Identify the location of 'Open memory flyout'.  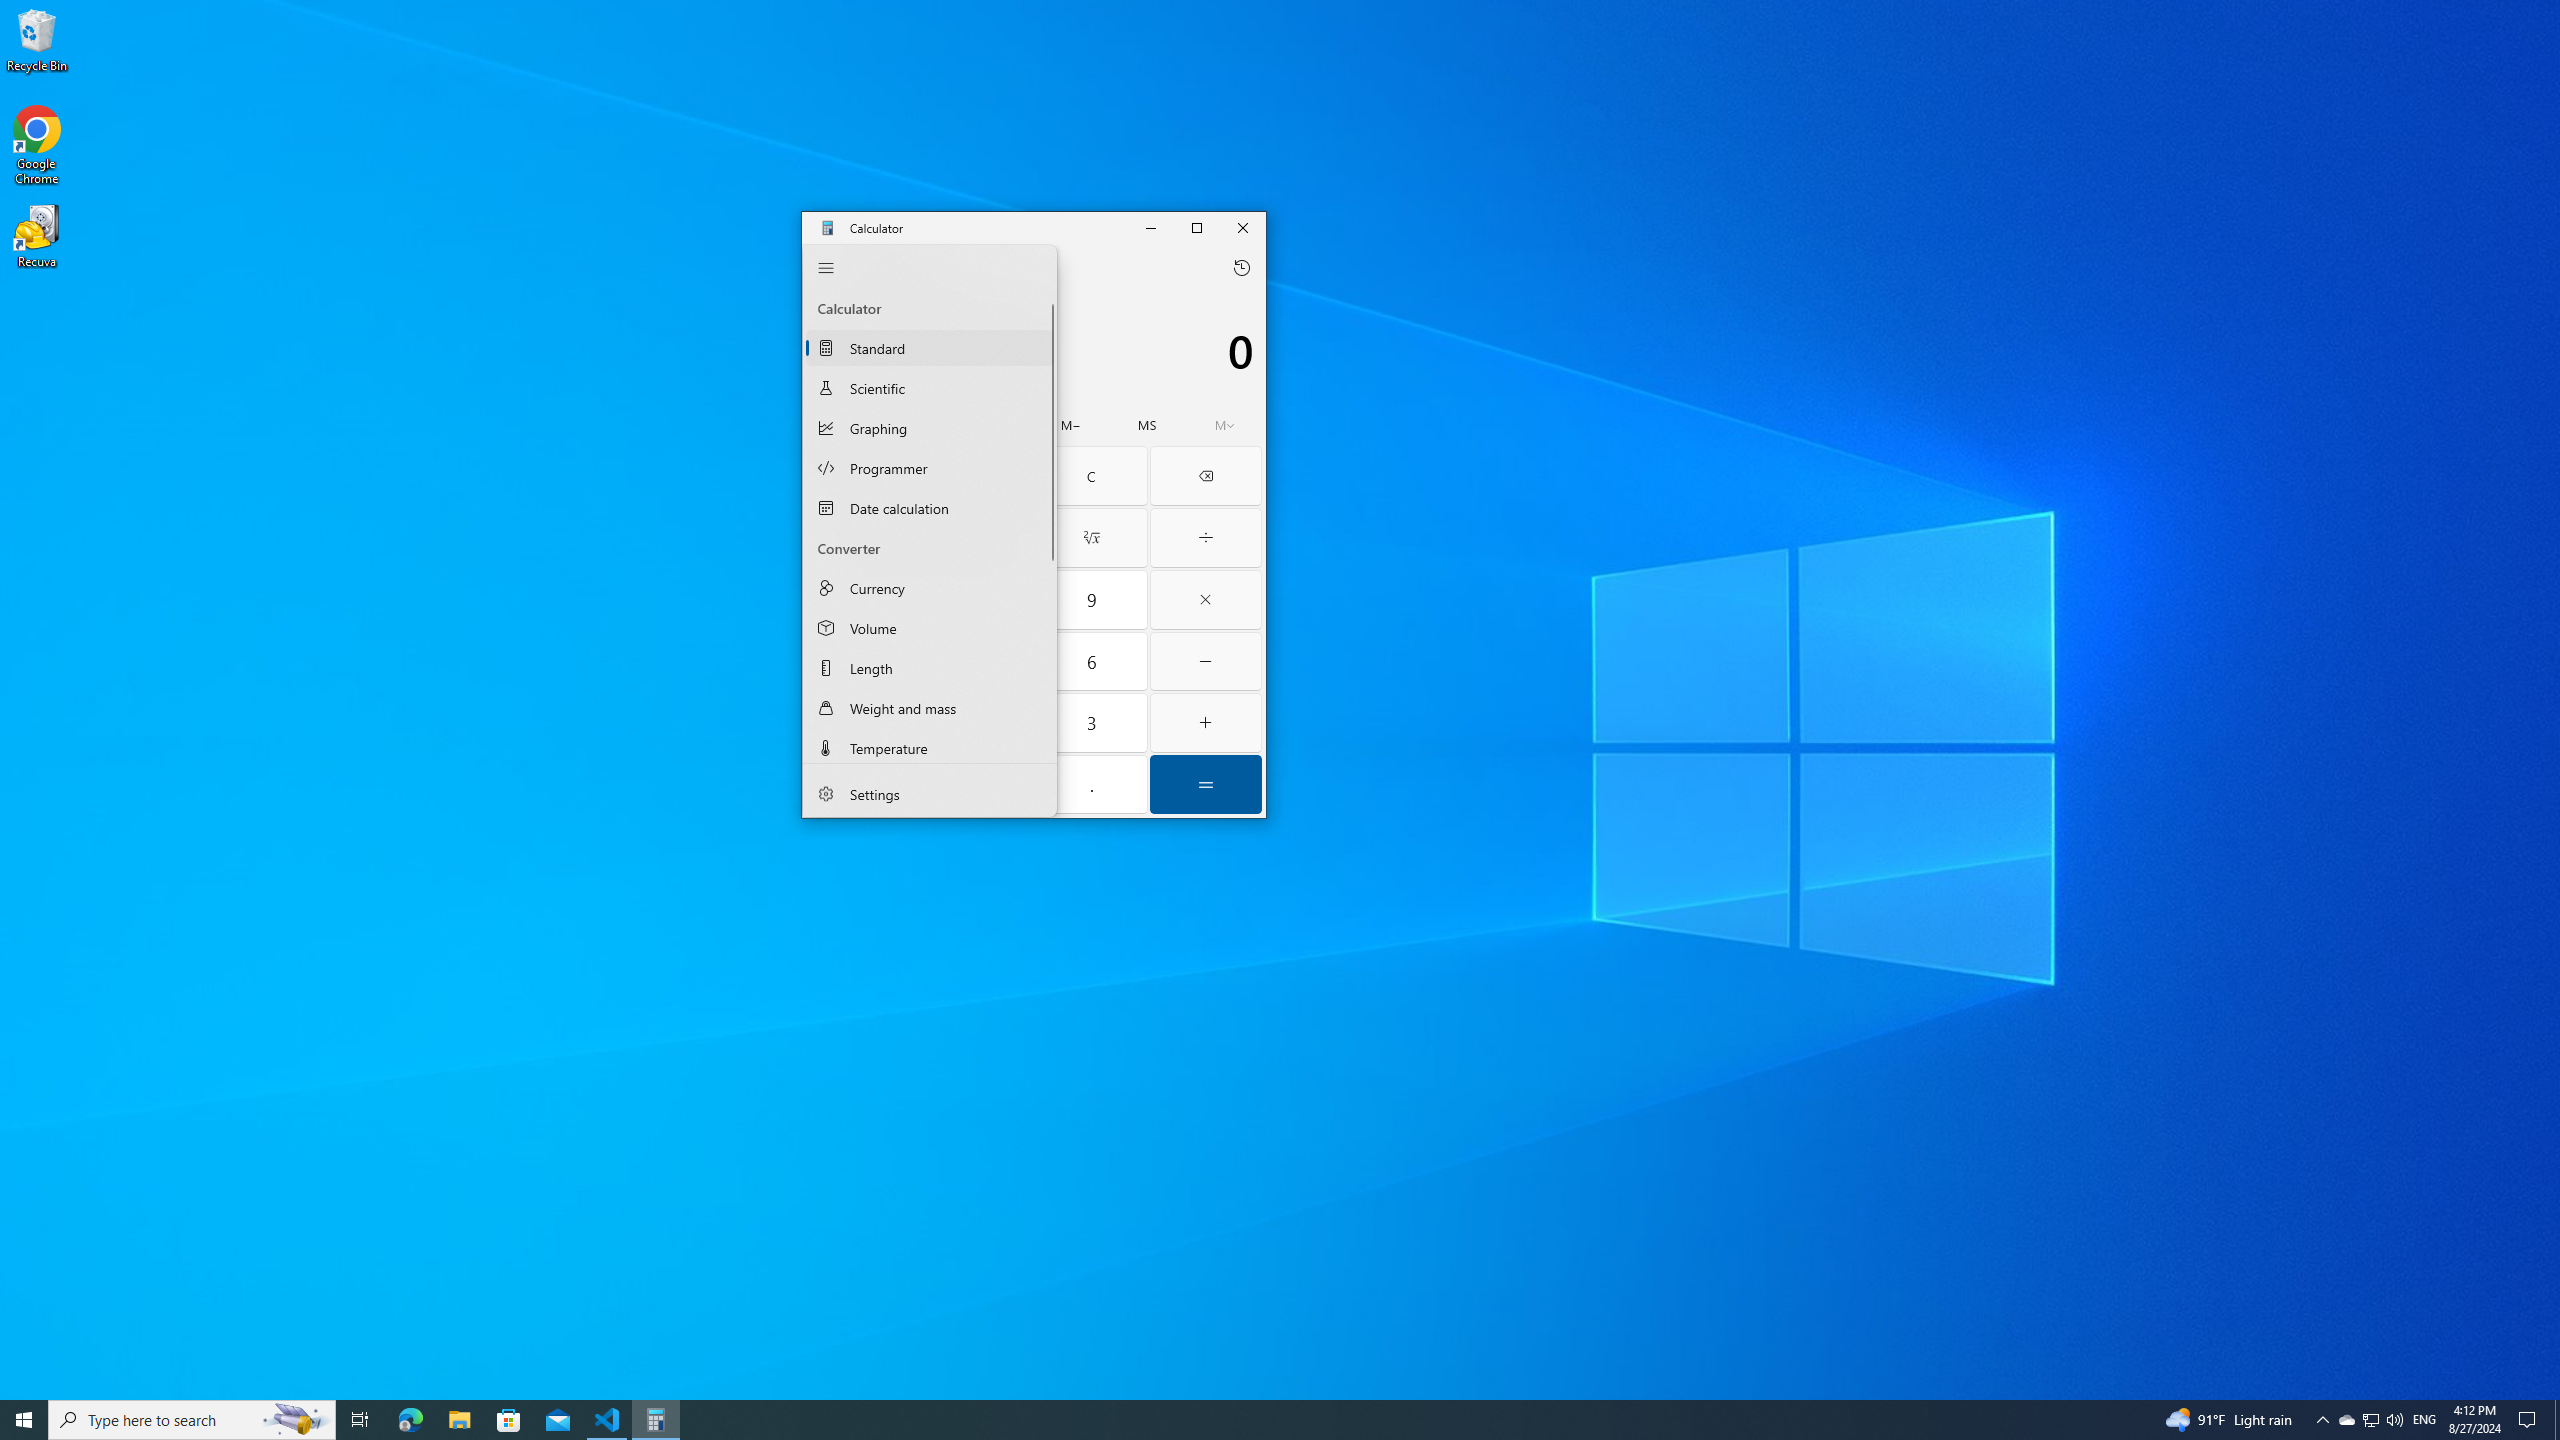
(1223, 425).